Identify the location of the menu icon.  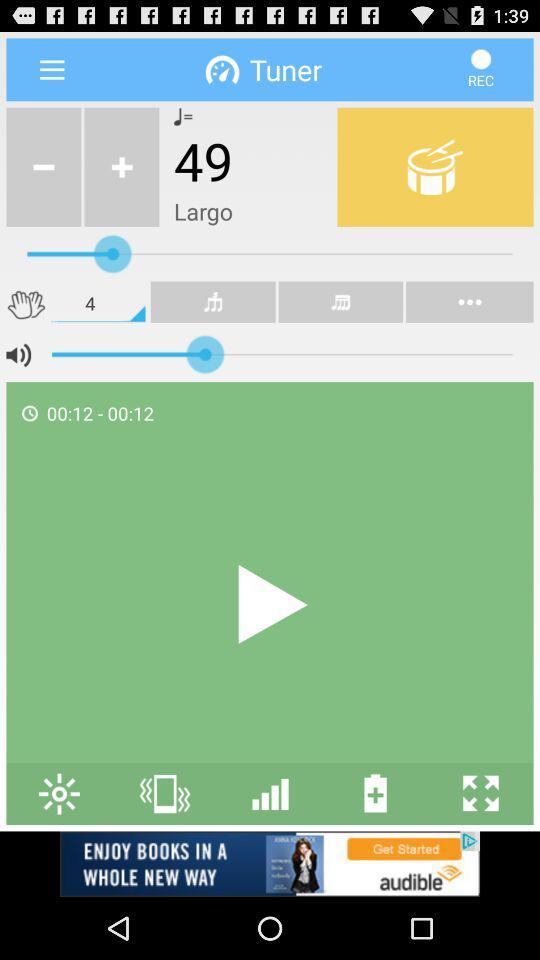
(52, 74).